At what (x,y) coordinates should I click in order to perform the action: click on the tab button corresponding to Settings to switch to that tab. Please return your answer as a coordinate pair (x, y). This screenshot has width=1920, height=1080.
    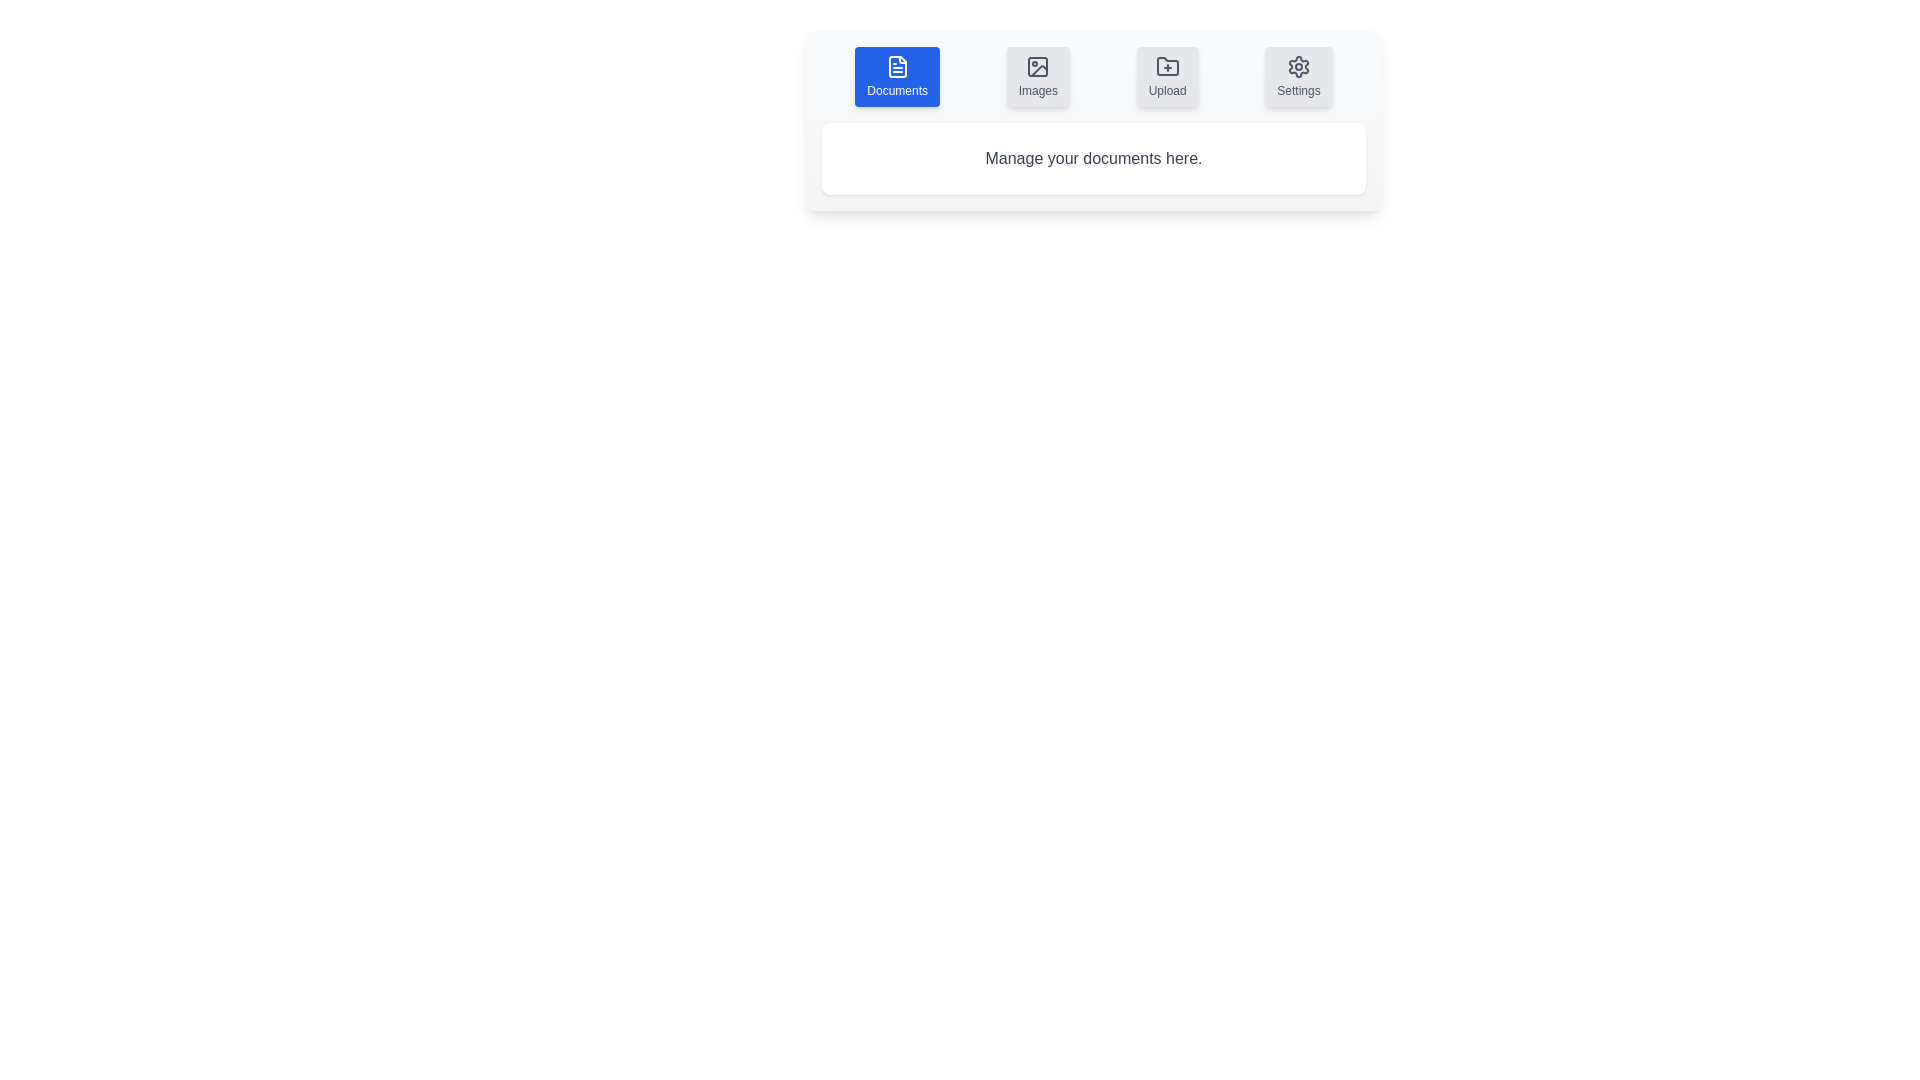
    Looking at the image, I should click on (1298, 76).